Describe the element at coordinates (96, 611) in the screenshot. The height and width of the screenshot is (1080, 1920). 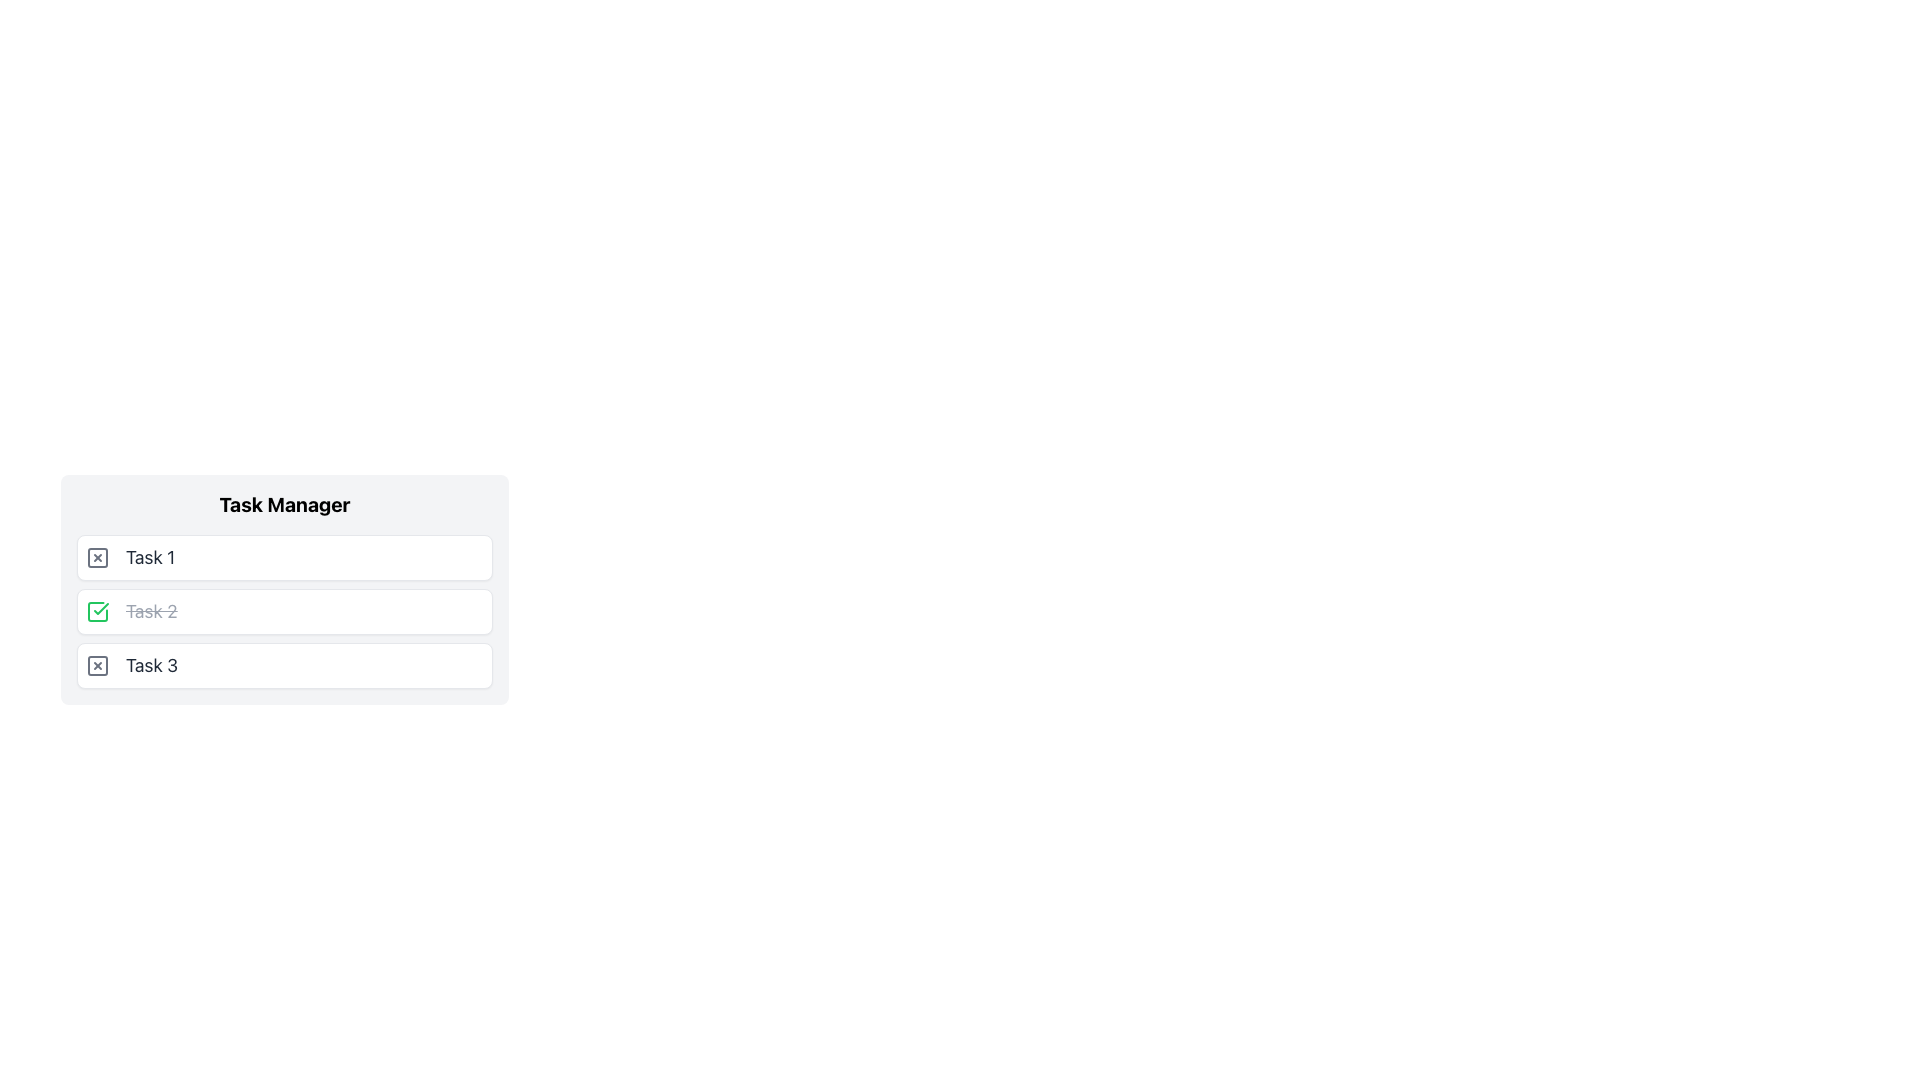
I see `the green square icon with a checkmark symbol inside, located at the top-left corner of the 'Task 2' item` at that location.